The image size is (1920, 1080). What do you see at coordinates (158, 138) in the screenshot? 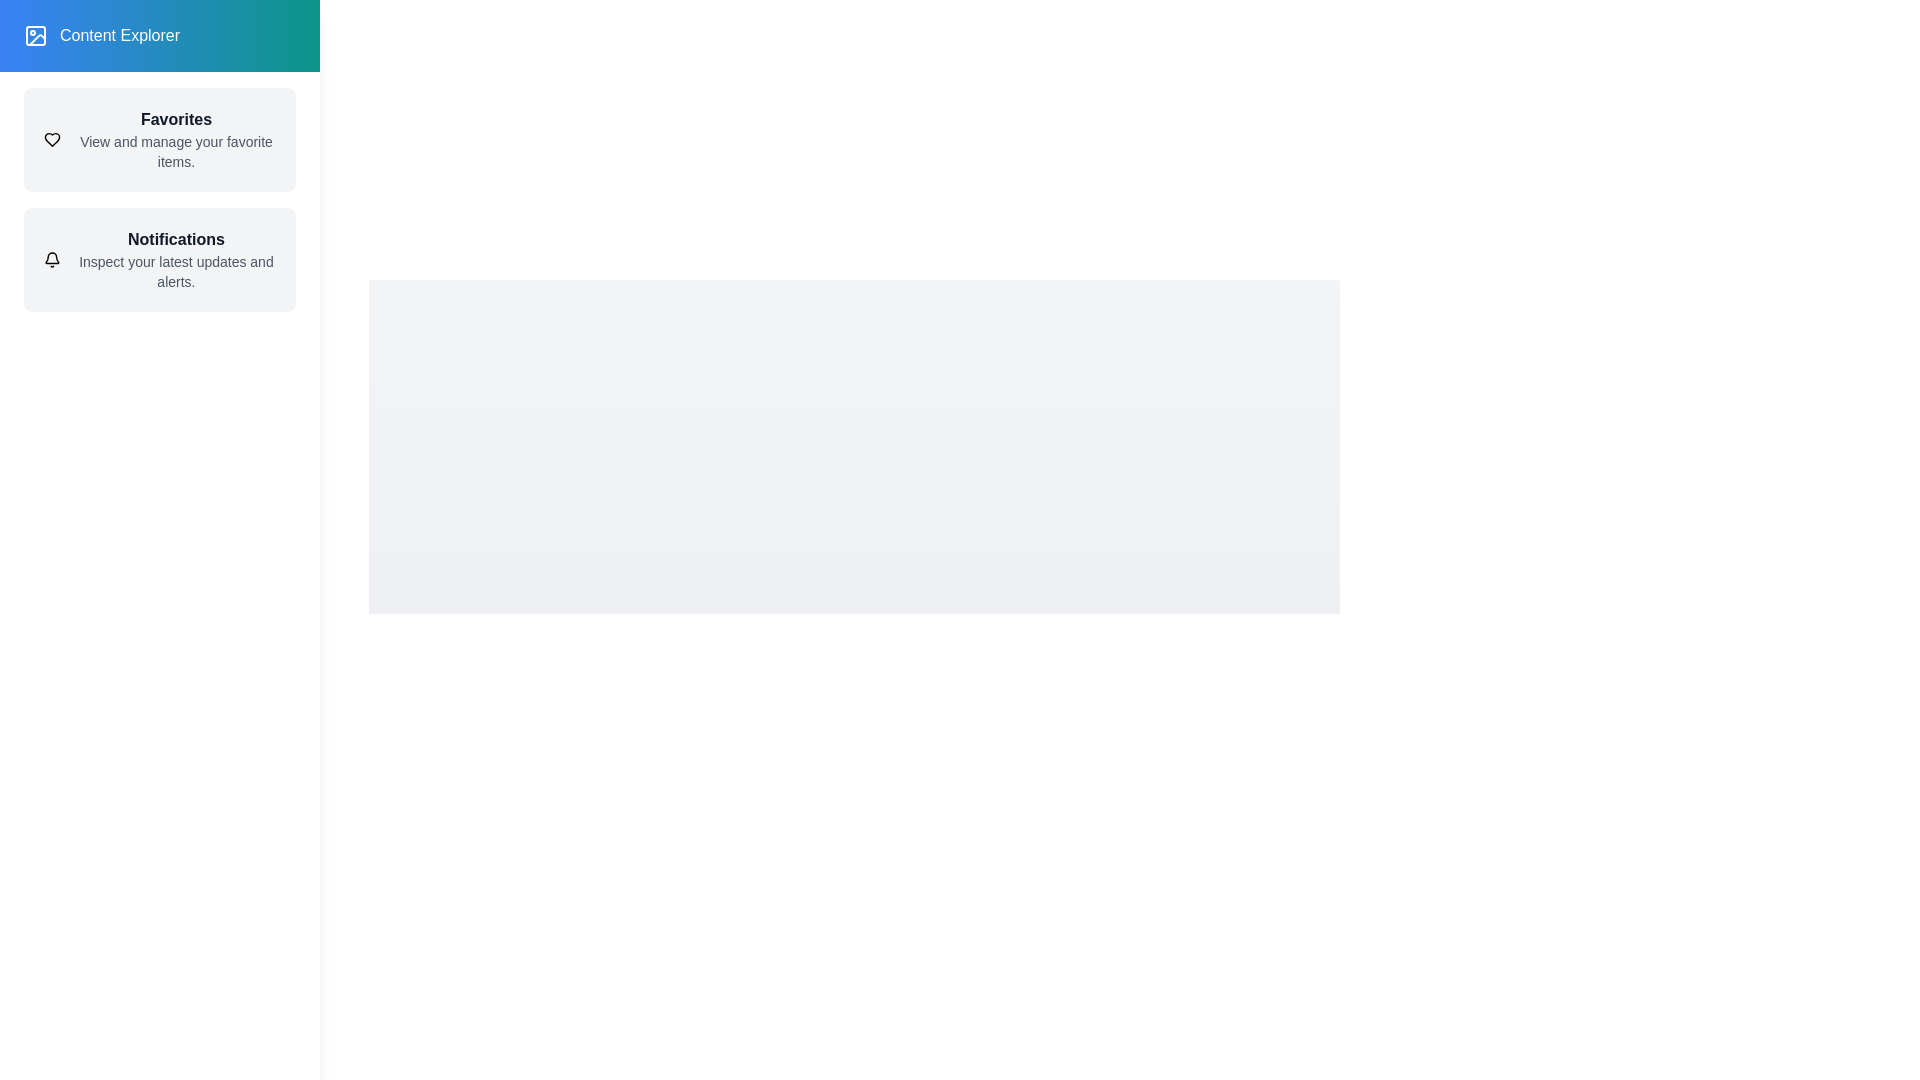
I see `the 'Favorites' item in the drawer` at bounding box center [158, 138].